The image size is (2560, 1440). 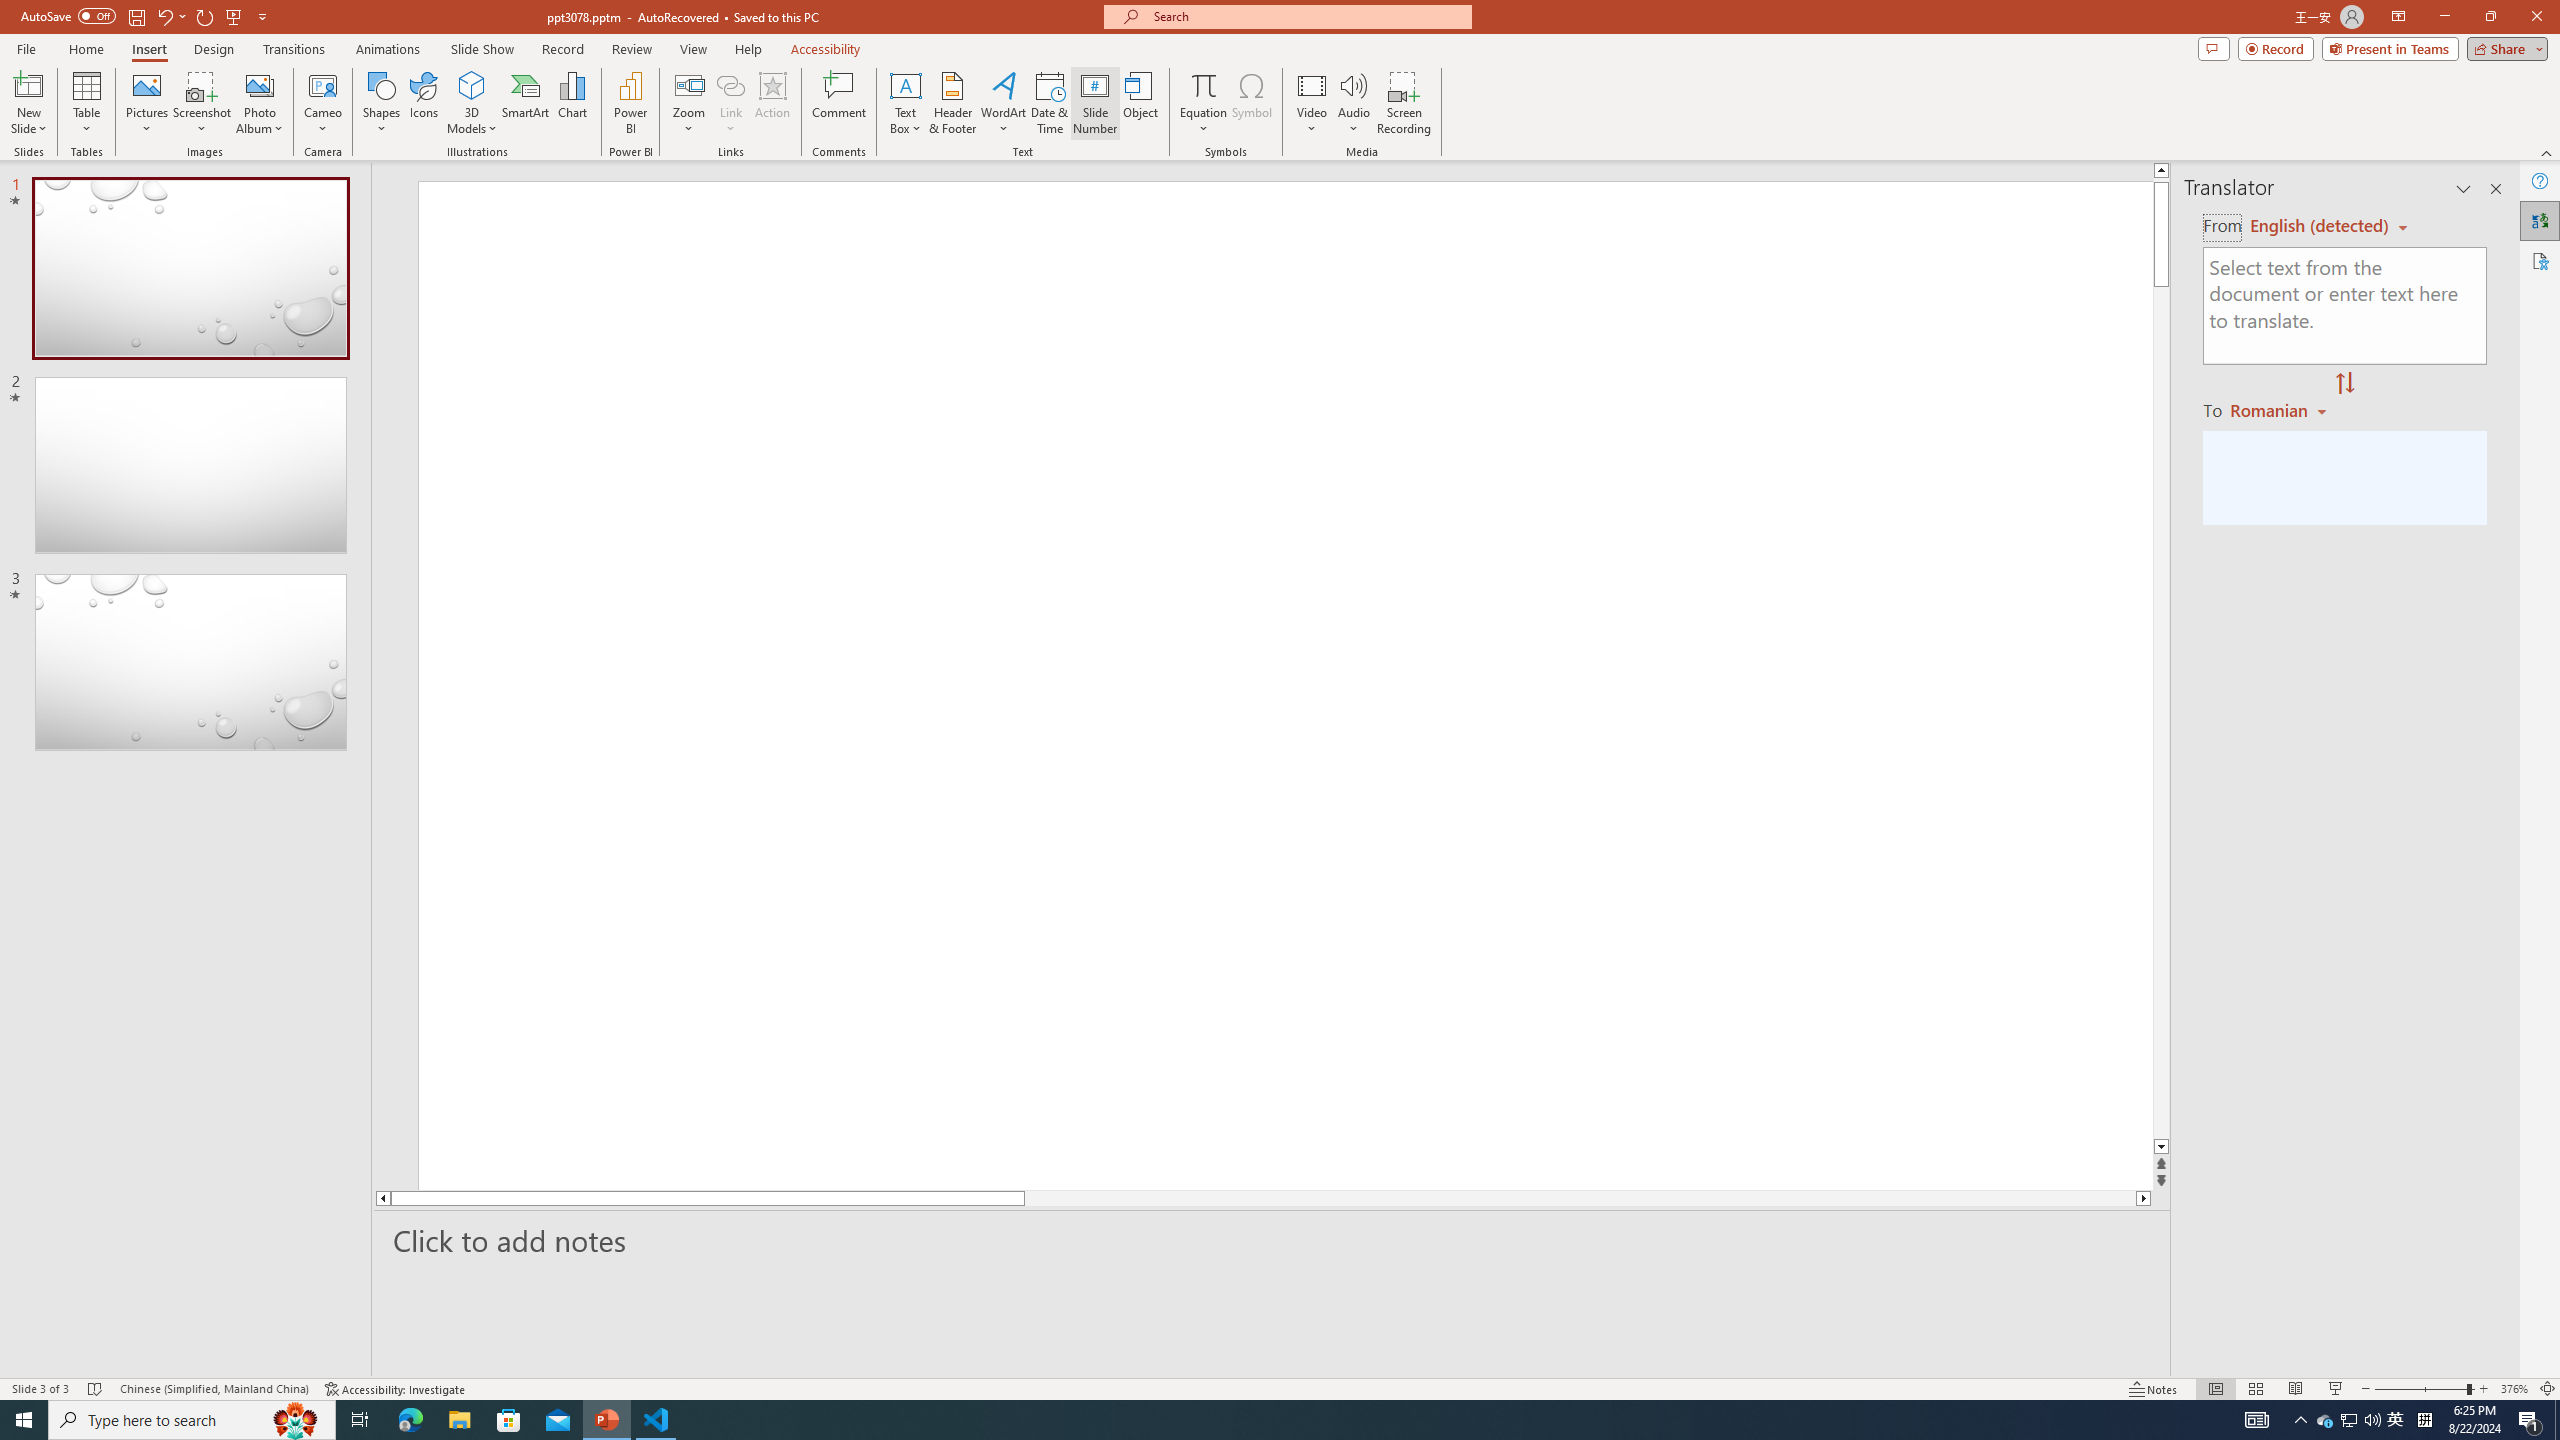 I want to click on 'Table', so click(x=86, y=103).